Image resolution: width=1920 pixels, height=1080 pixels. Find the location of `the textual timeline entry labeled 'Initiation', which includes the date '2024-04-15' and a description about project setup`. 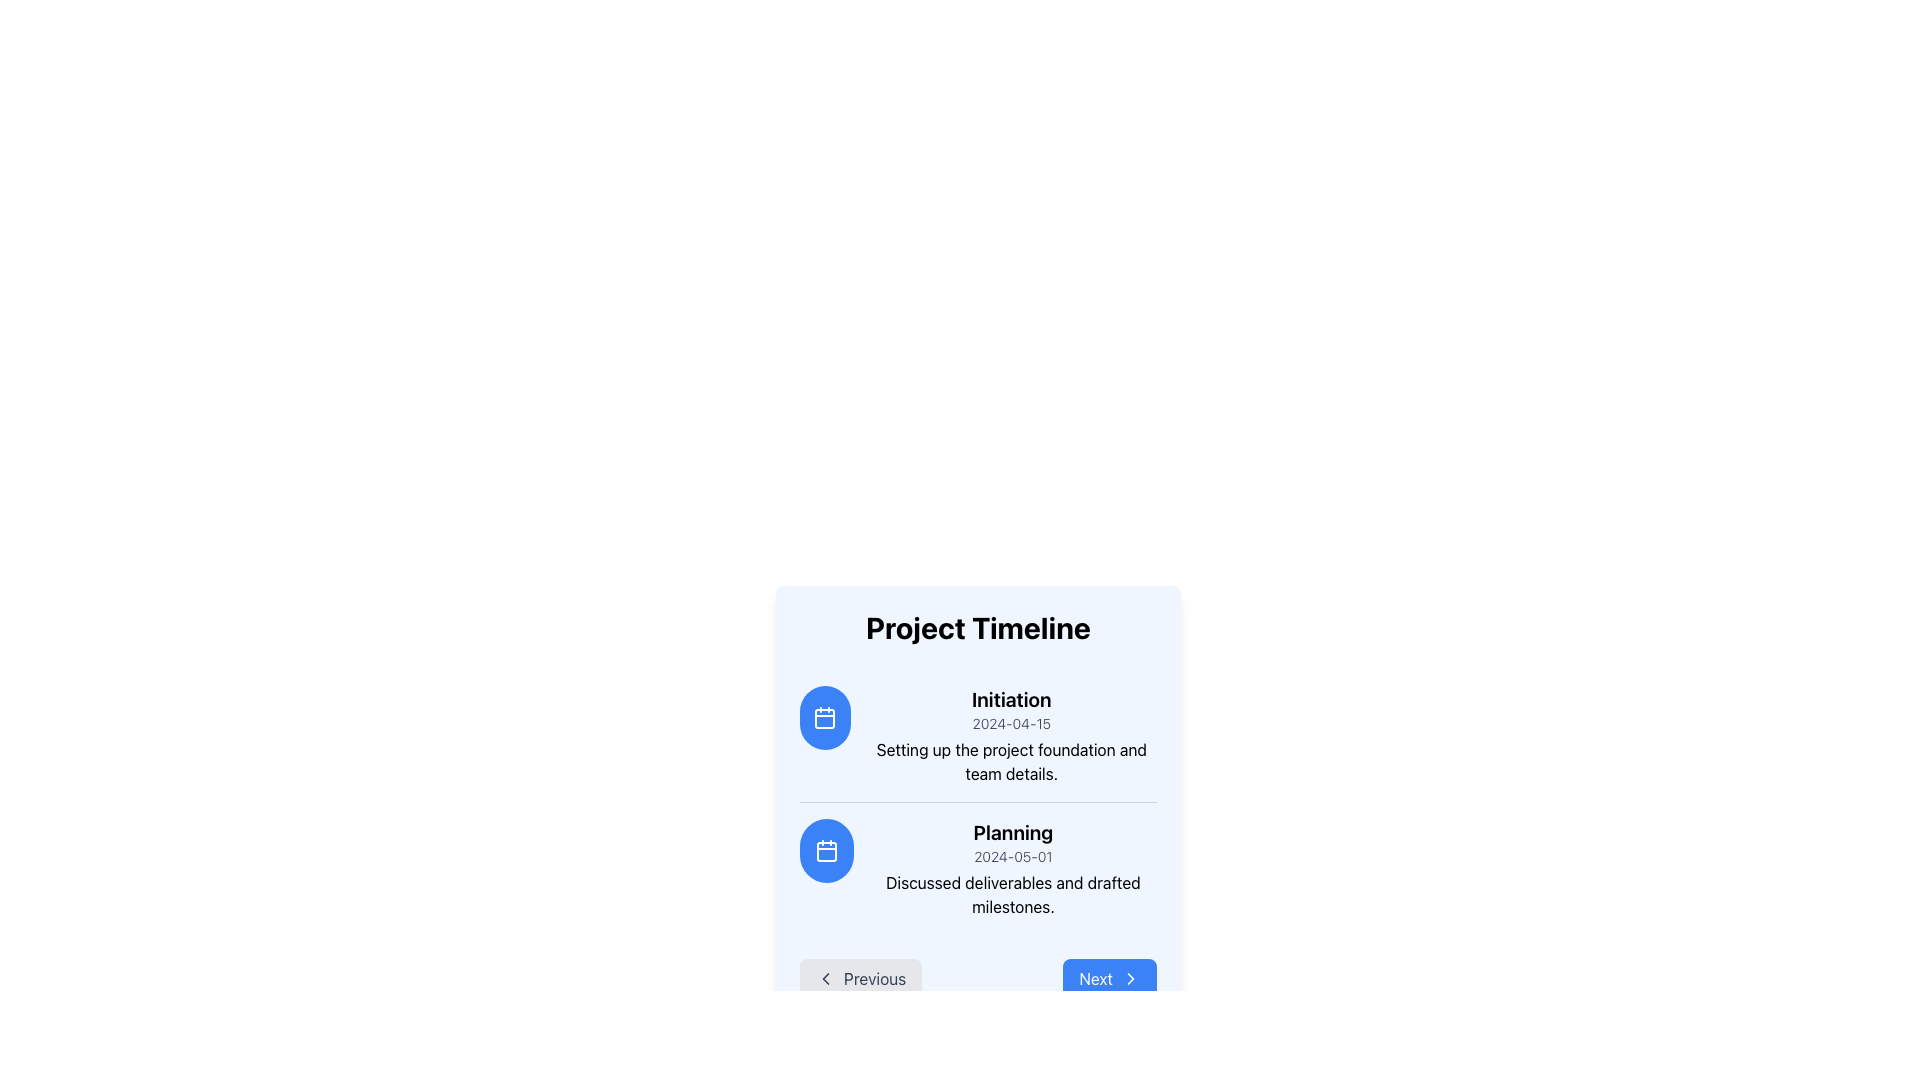

the textual timeline entry labeled 'Initiation', which includes the date '2024-04-15' and a description about project setup is located at coordinates (1011, 736).